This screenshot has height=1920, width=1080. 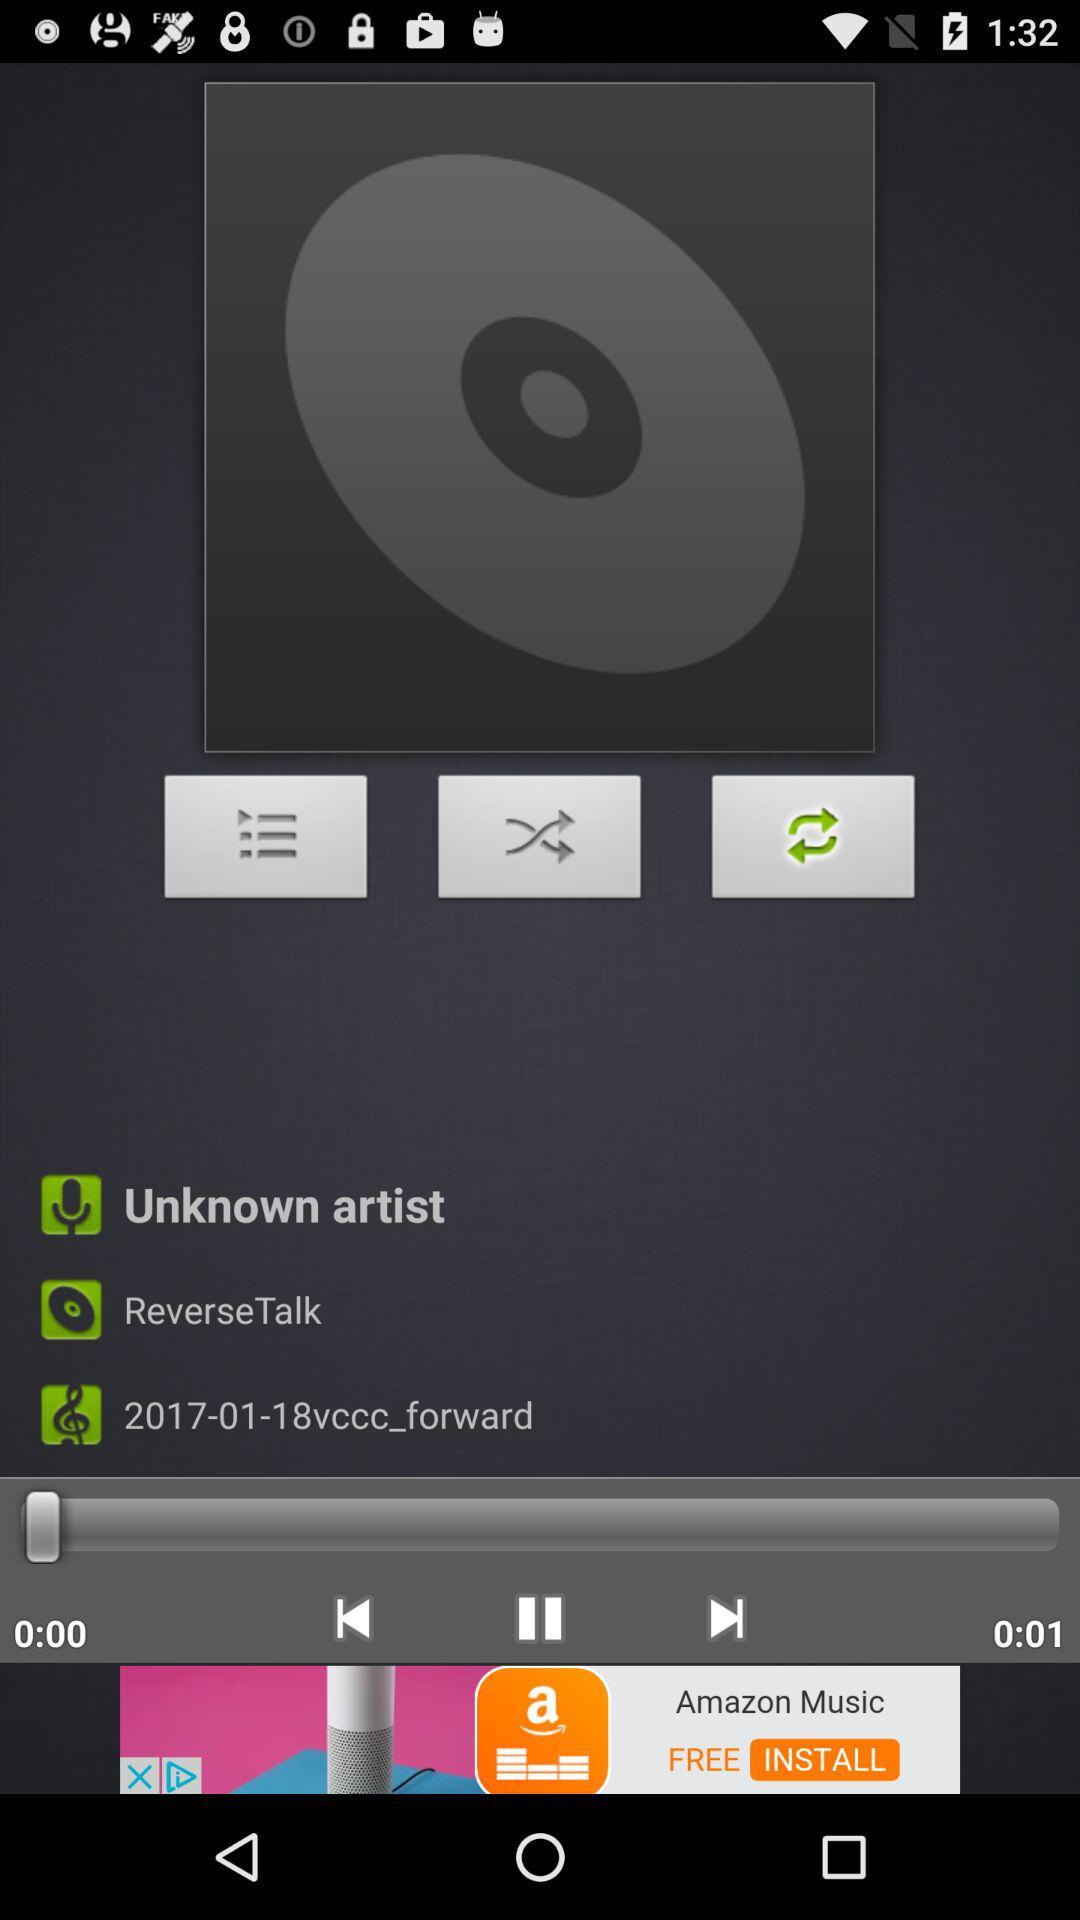 What do you see at coordinates (726, 1730) in the screenshot?
I see `the skip_next icon` at bounding box center [726, 1730].